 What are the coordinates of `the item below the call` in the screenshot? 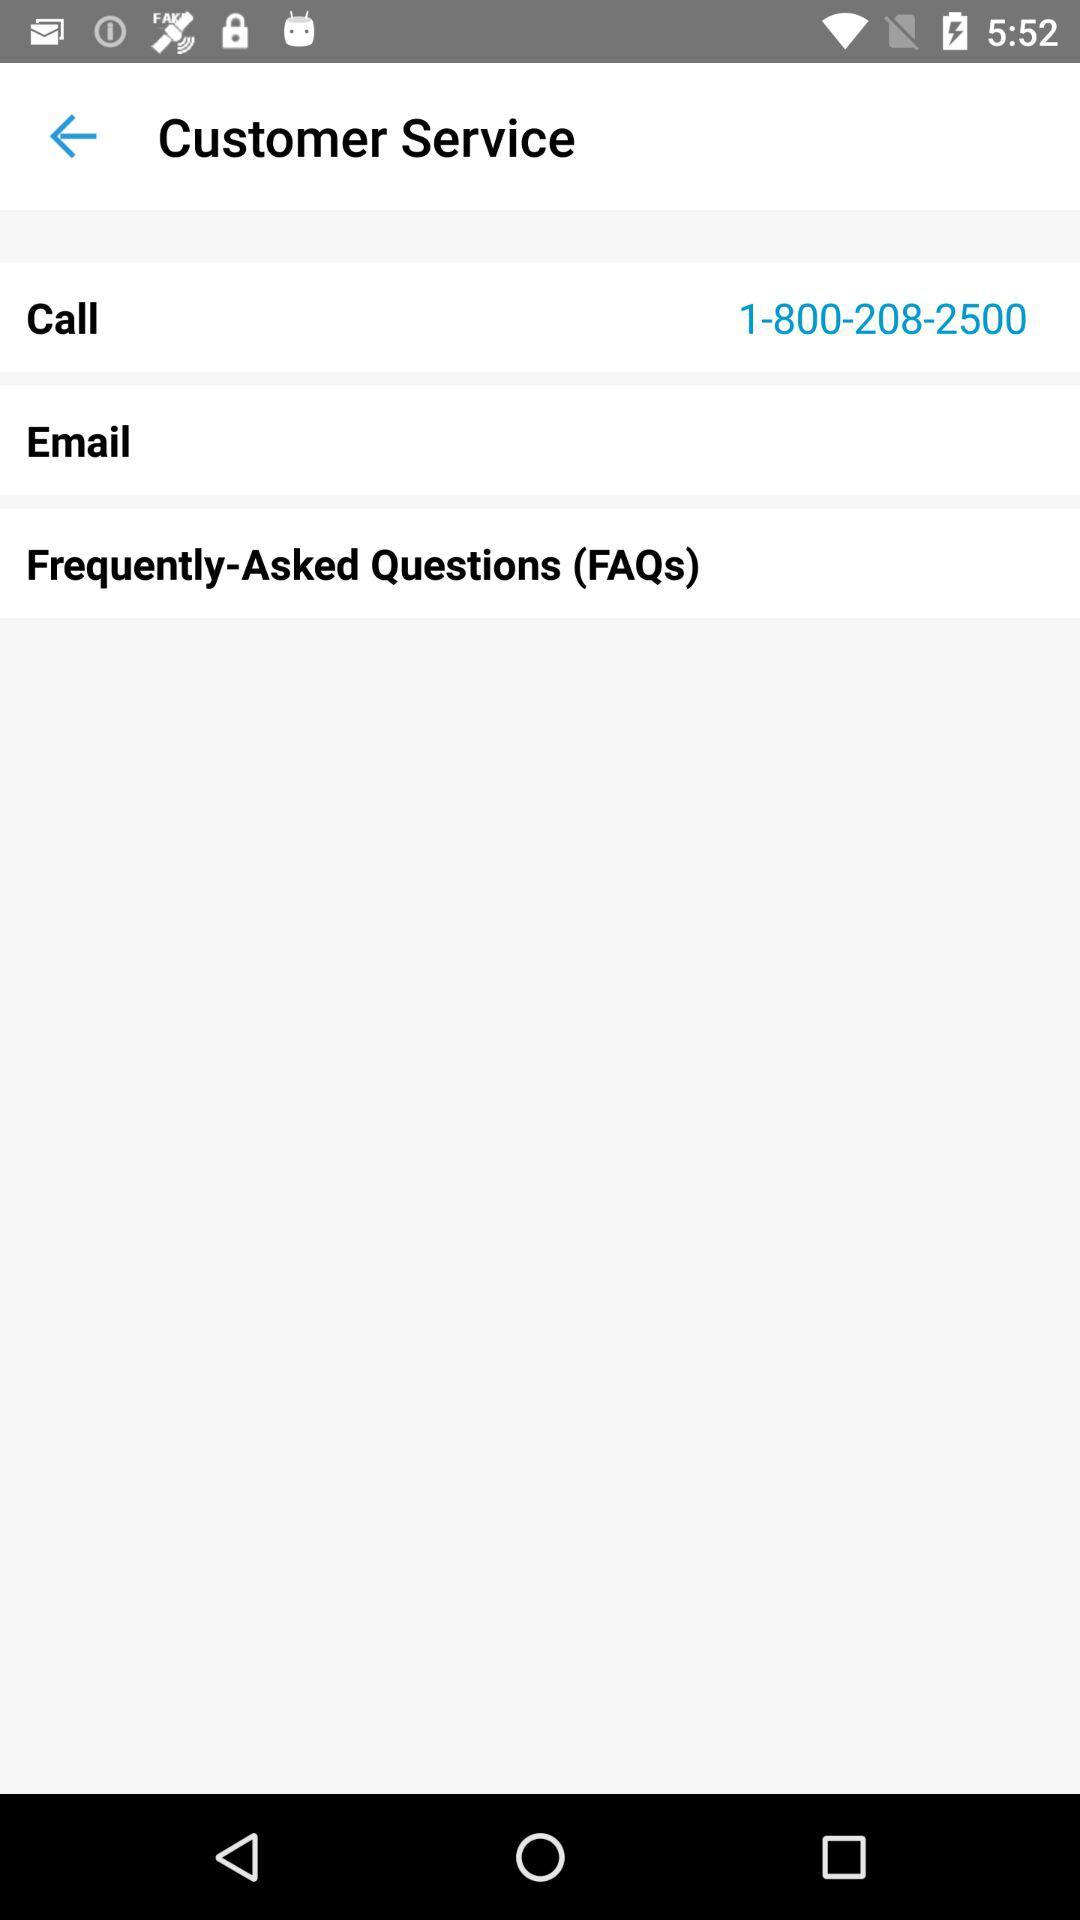 It's located at (540, 439).